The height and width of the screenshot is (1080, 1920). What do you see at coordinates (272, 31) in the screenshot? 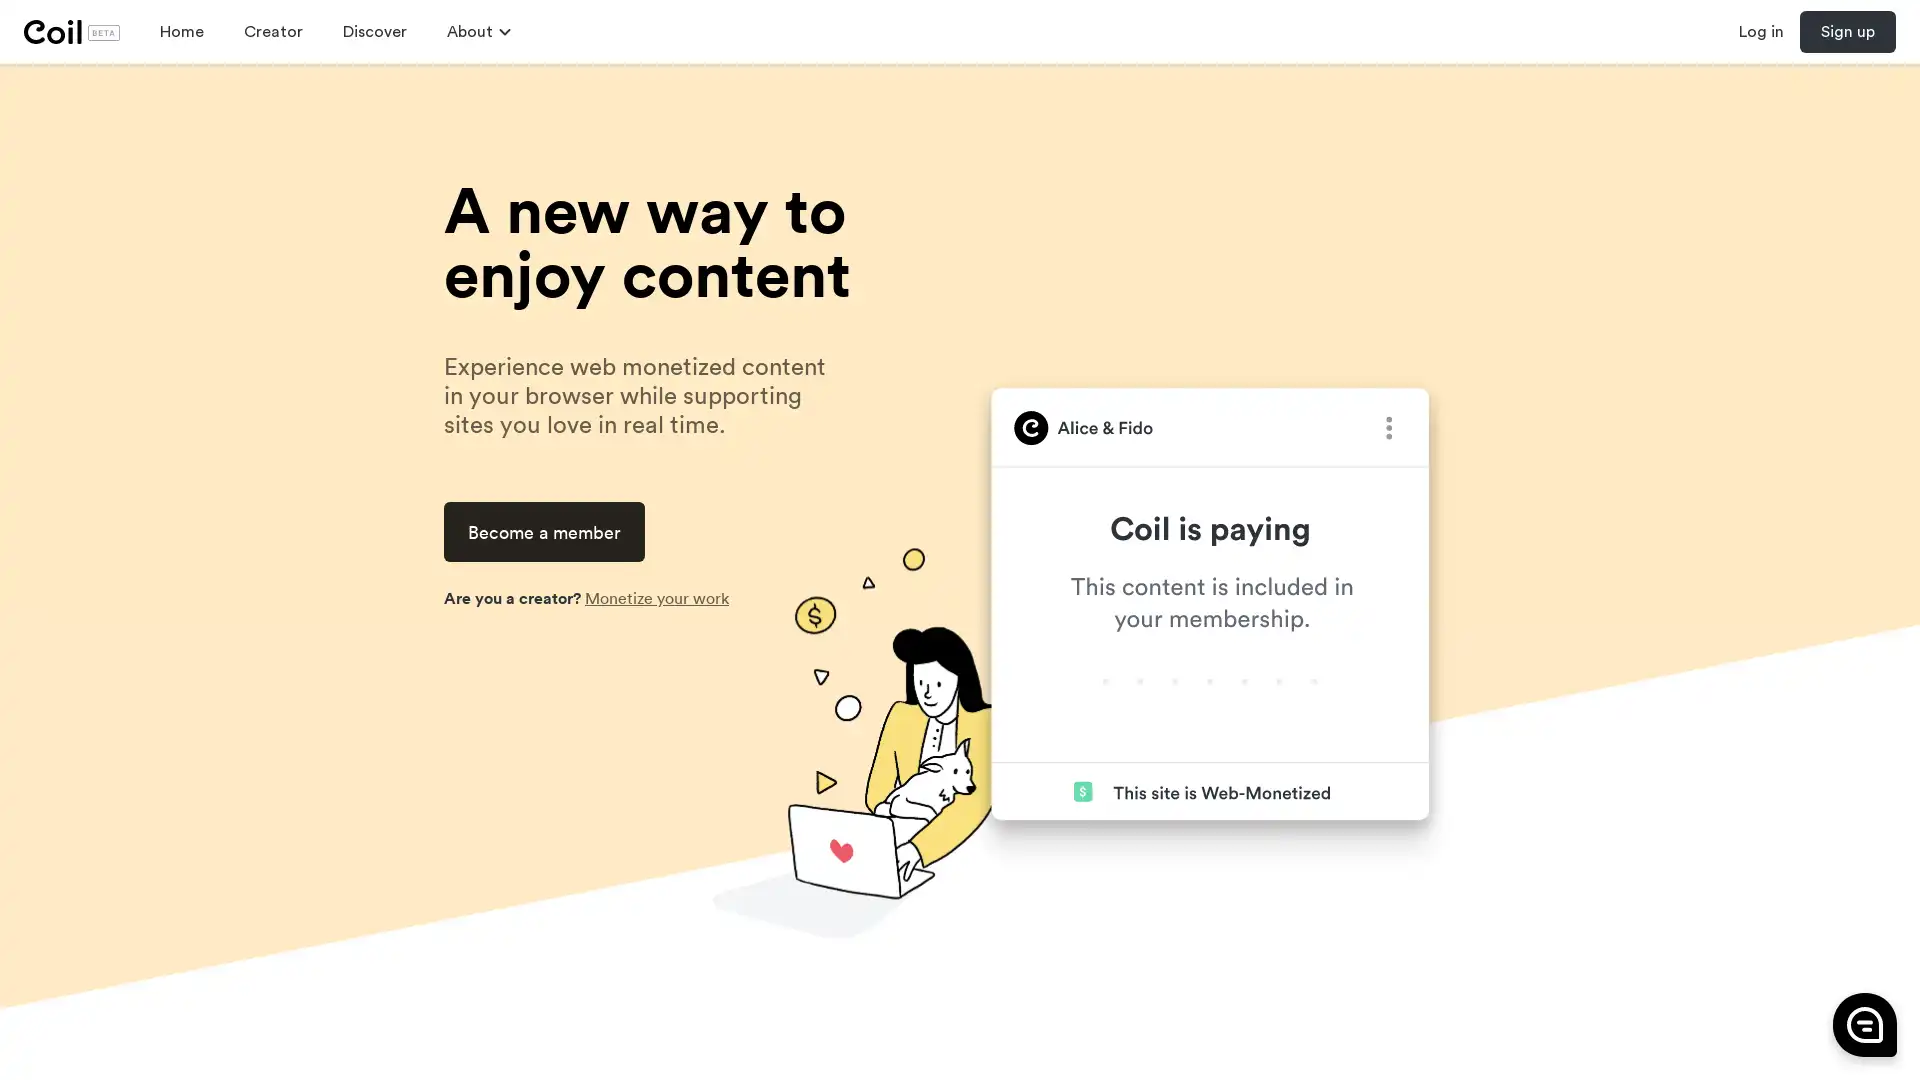
I see `Creator` at bounding box center [272, 31].